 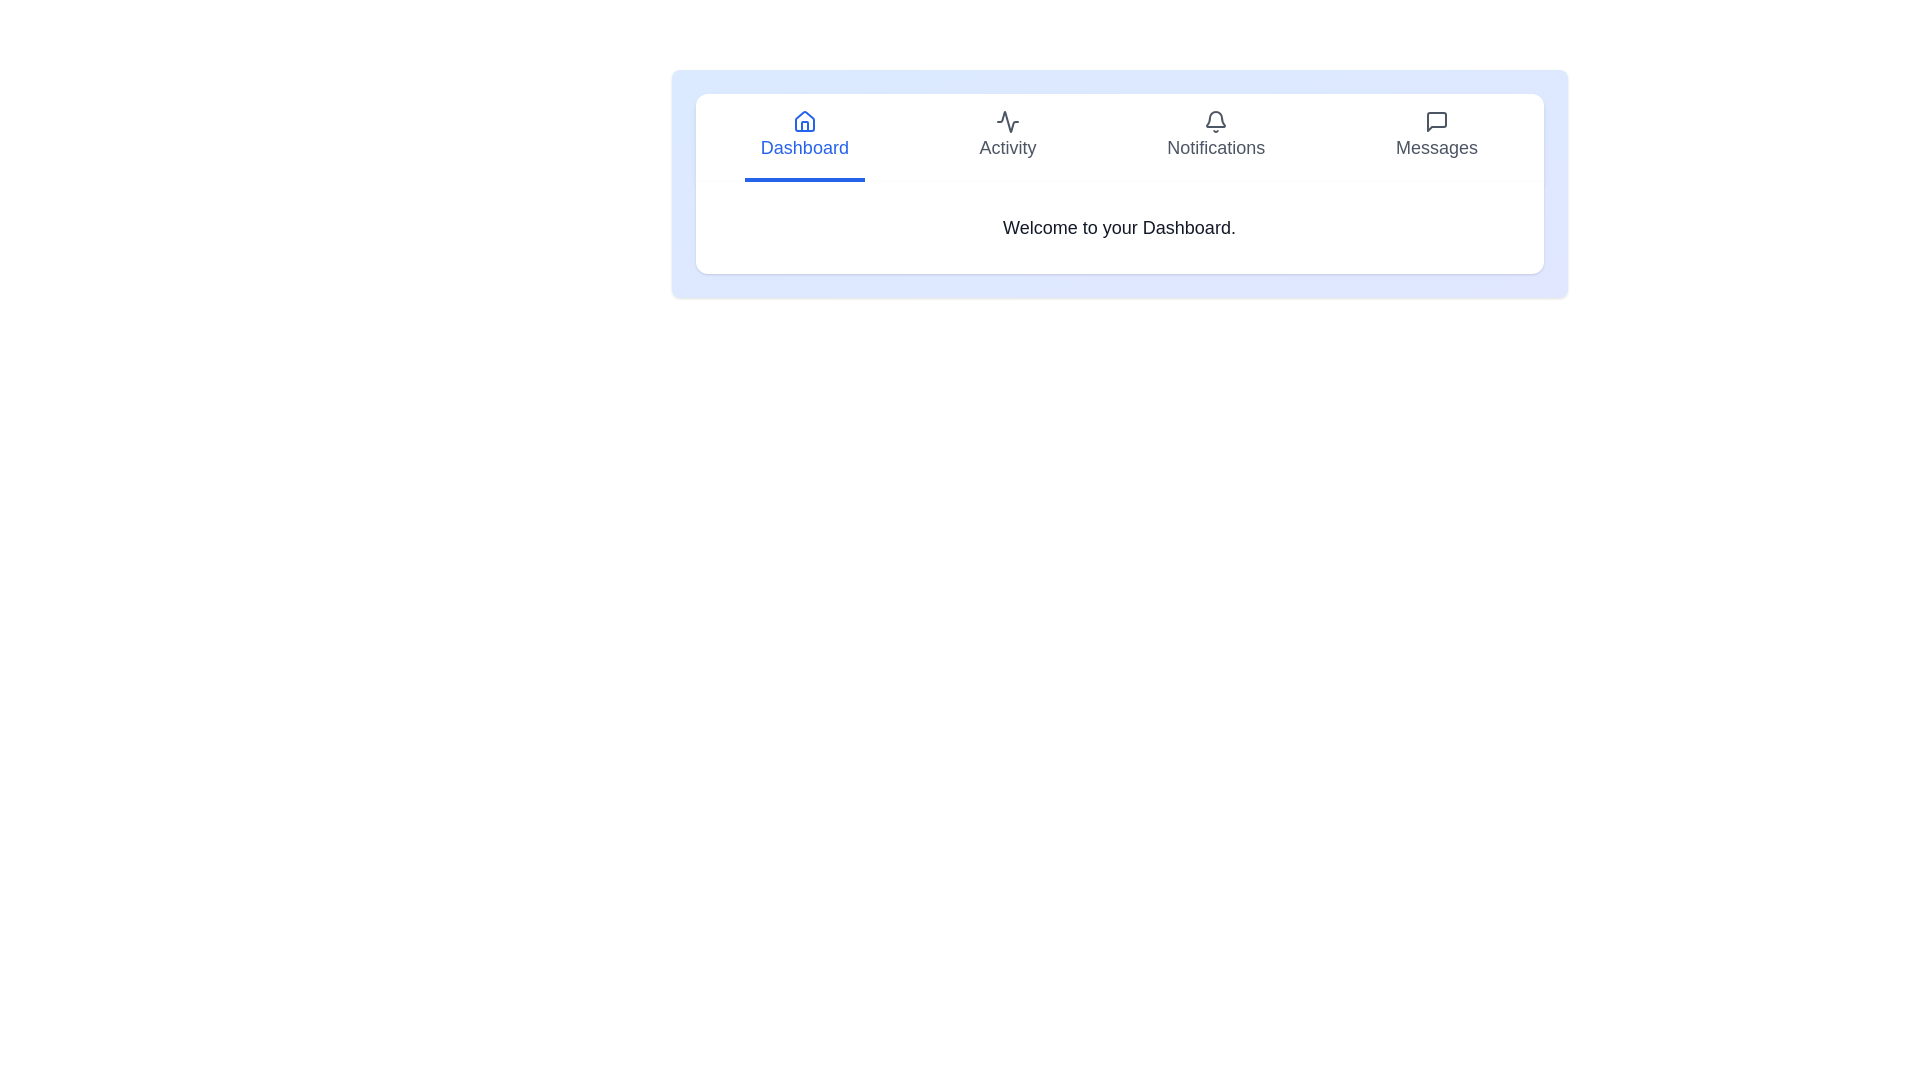 I want to click on the tab labeled Dashboard, so click(x=804, y=137).